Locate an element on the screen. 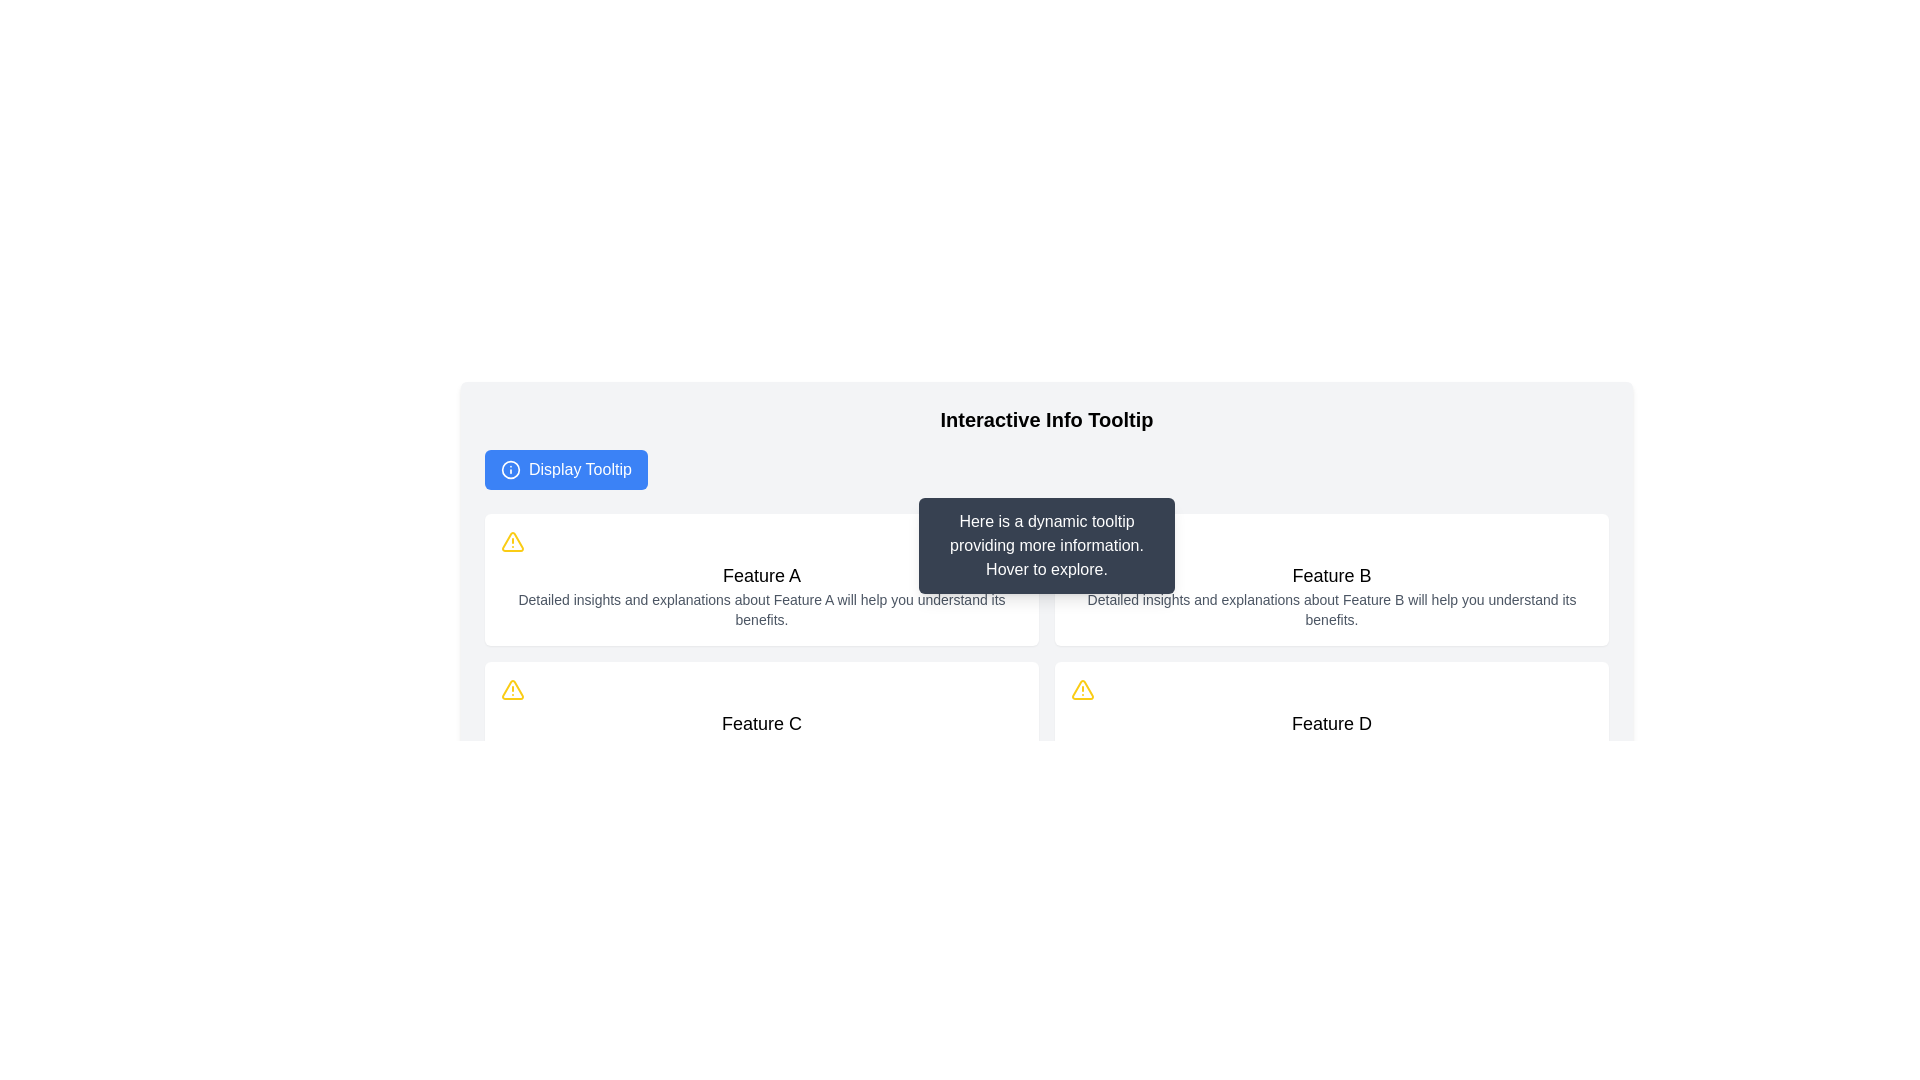 This screenshot has height=1080, width=1920. the button located at the top-left corner of the content section is located at coordinates (565, 470).